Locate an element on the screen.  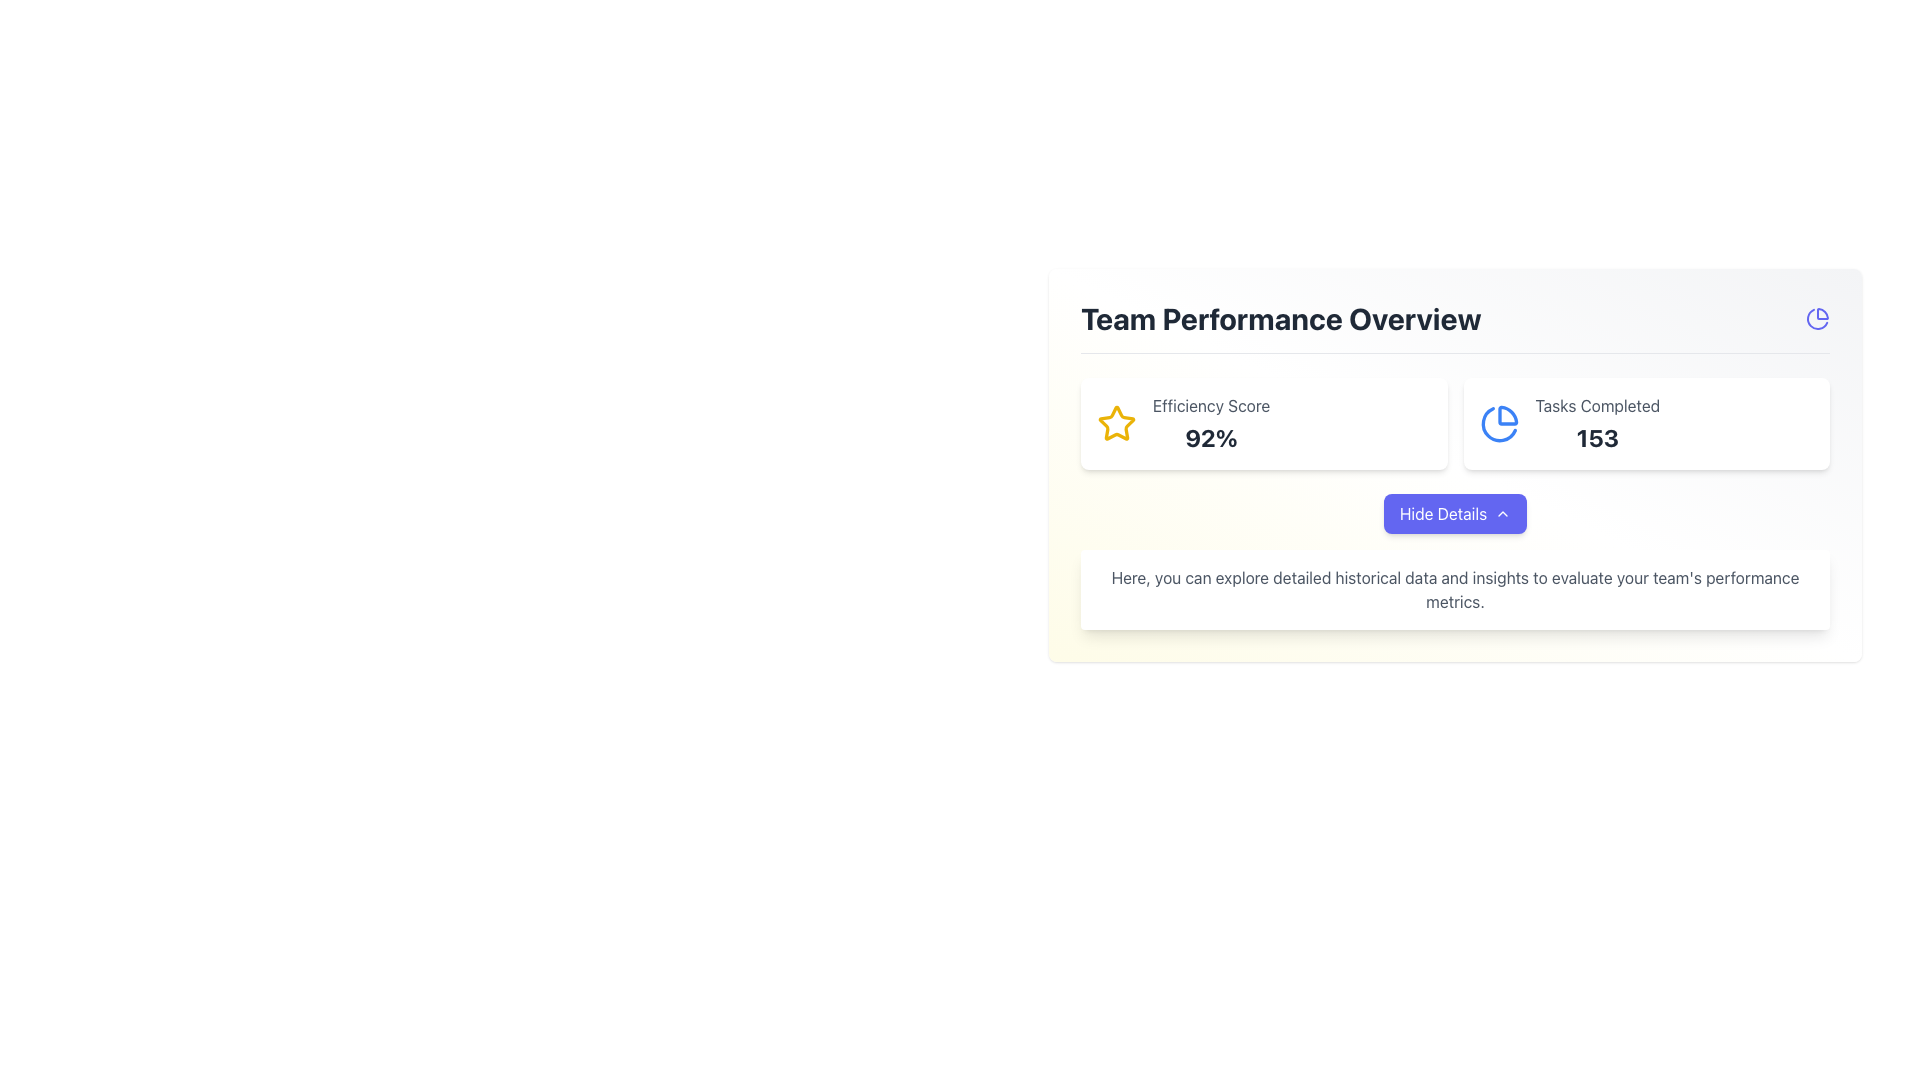
informative text block that contains the message 'Here, you can explore detailed historical data and insights to evaluate your team's performance metrics.' located below the 'Hide Details' button in the 'Team Performance Overview' section is located at coordinates (1455, 562).